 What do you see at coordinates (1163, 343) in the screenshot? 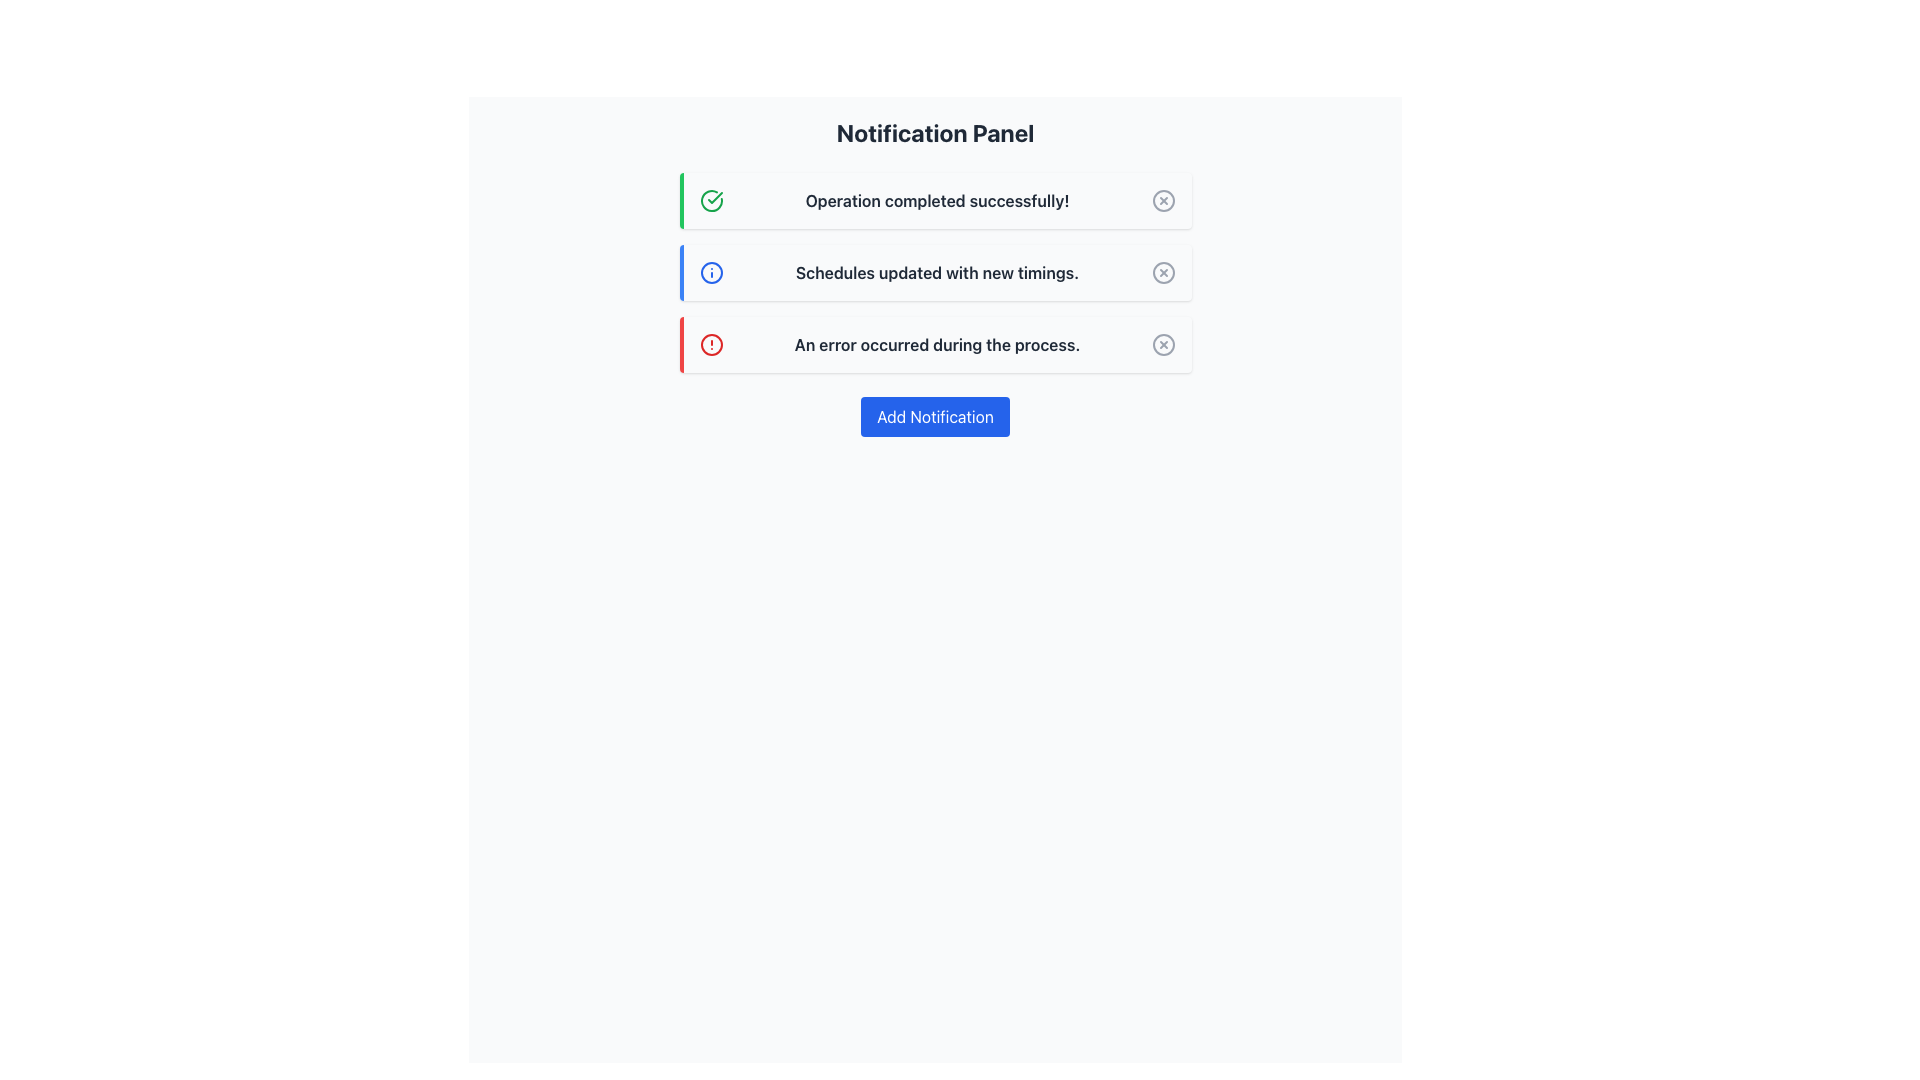
I see `the circular gray icon button with an 'X' shape located in the third notification card, next to the message 'An error occurred during the process.'` at bounding box center [1163, 343].